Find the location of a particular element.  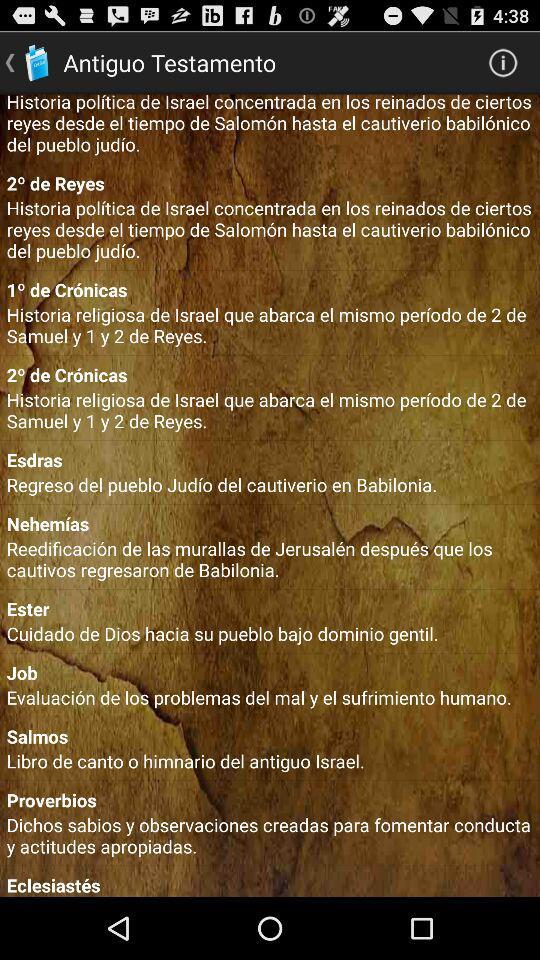

the job is located at coordinates (270, 672).